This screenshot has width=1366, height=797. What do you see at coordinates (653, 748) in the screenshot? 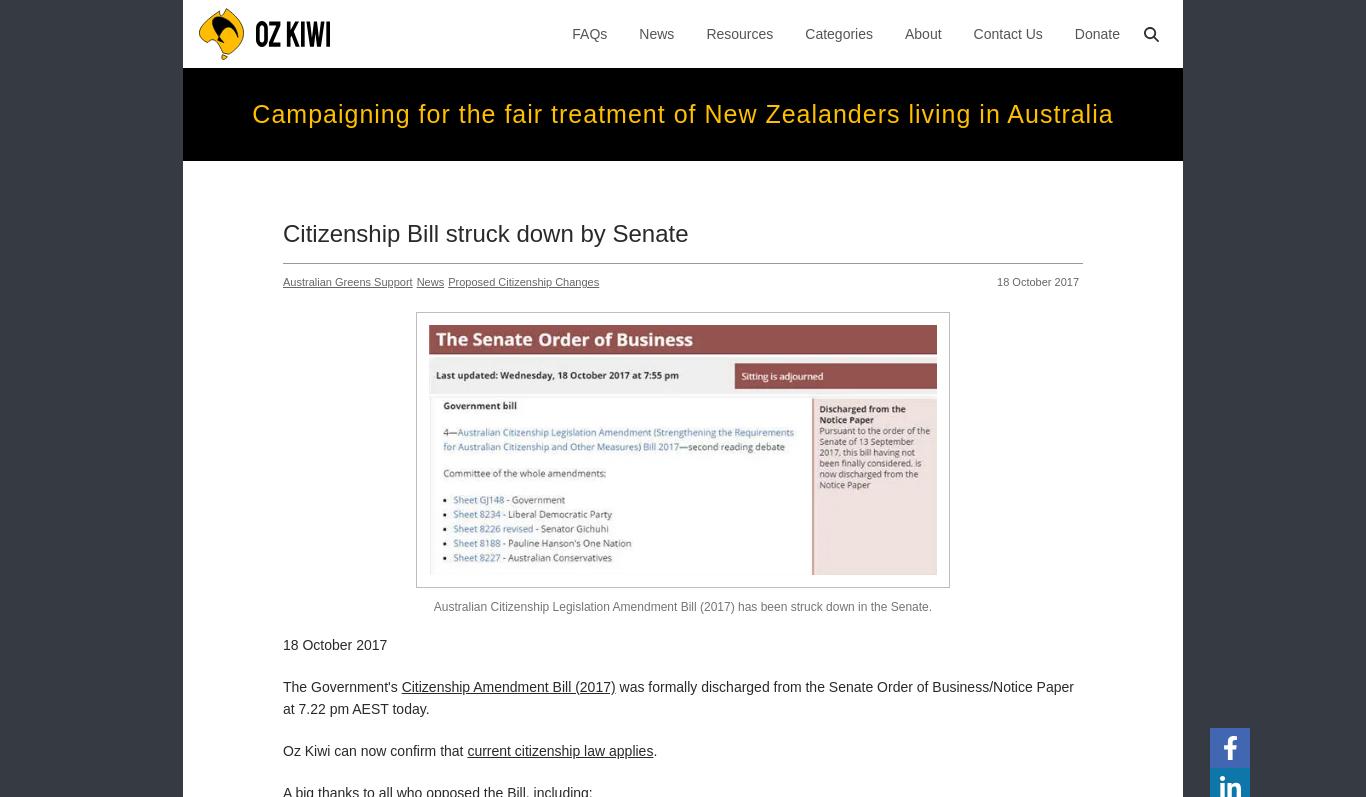
I see `'.'` at bounding box center [653, 748].